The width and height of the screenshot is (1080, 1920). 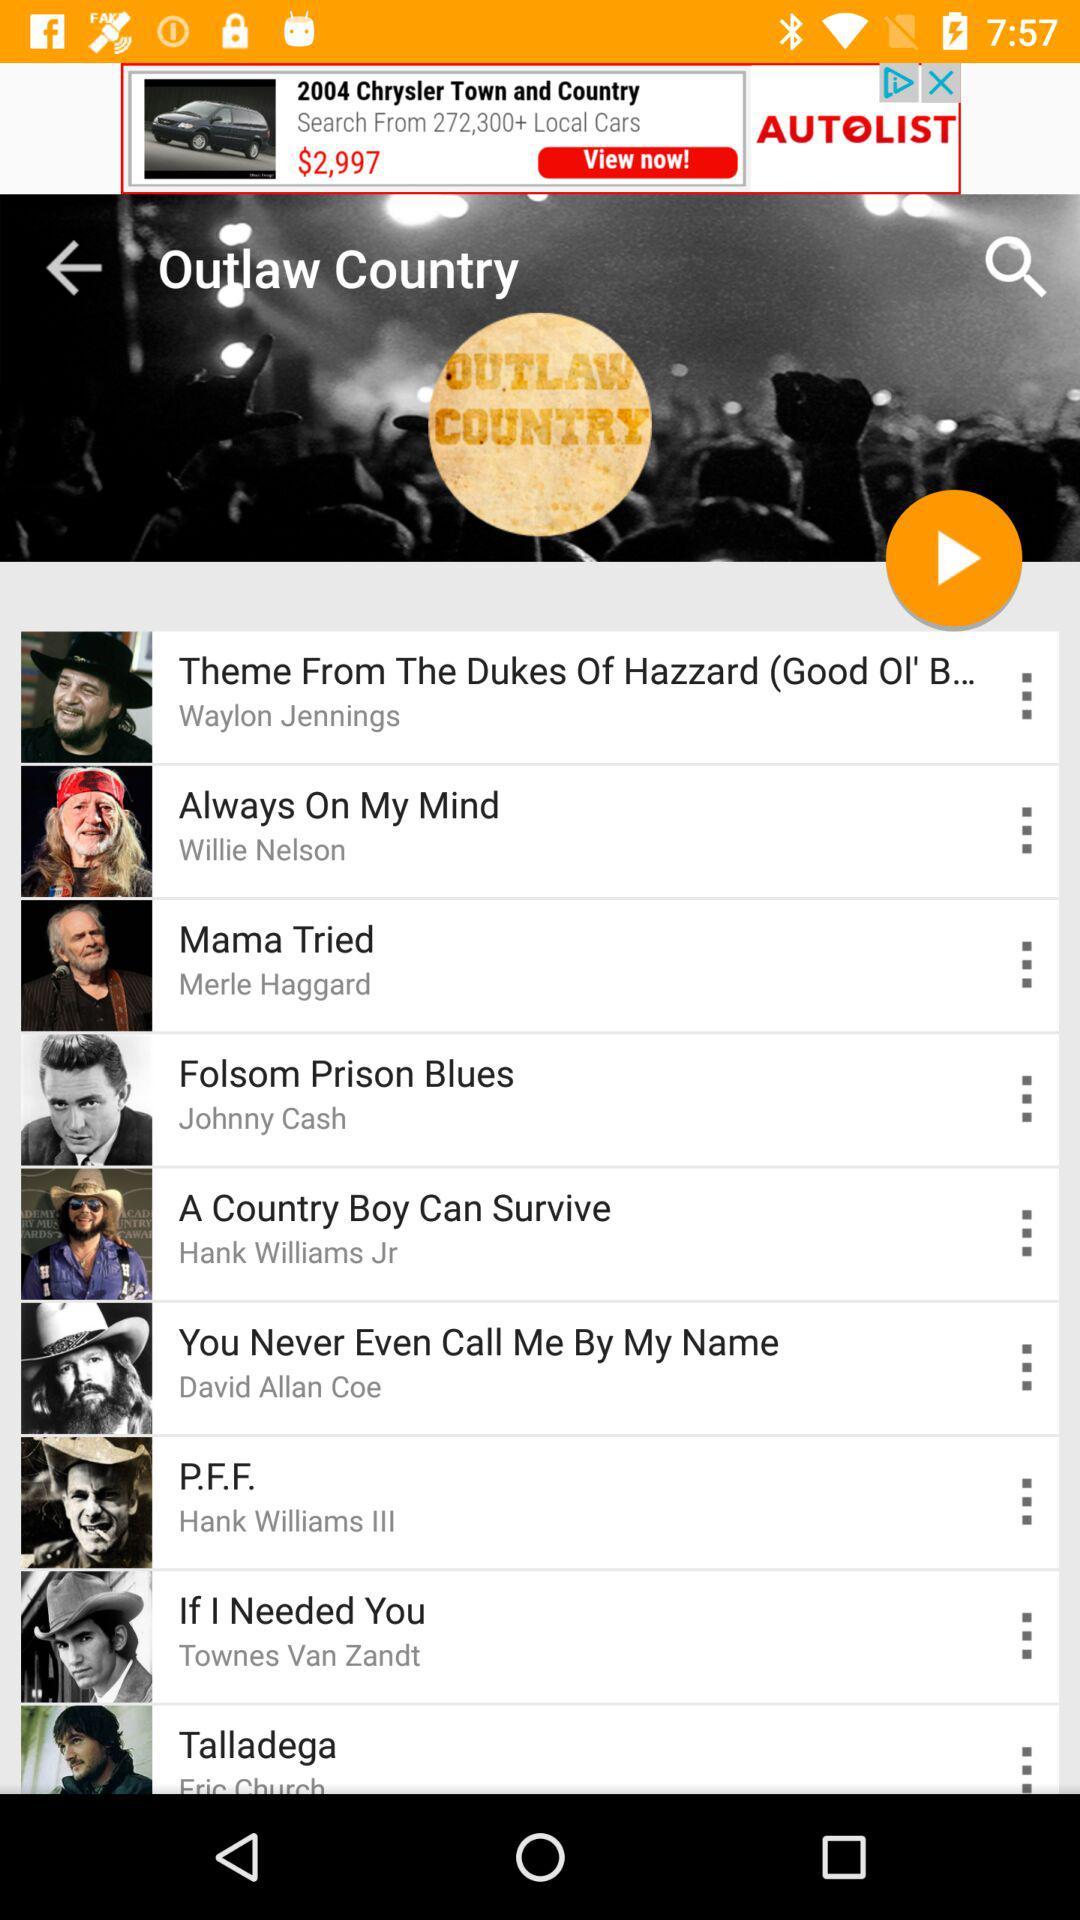 I want to click on click for more information, so click(x=1027, y=696).